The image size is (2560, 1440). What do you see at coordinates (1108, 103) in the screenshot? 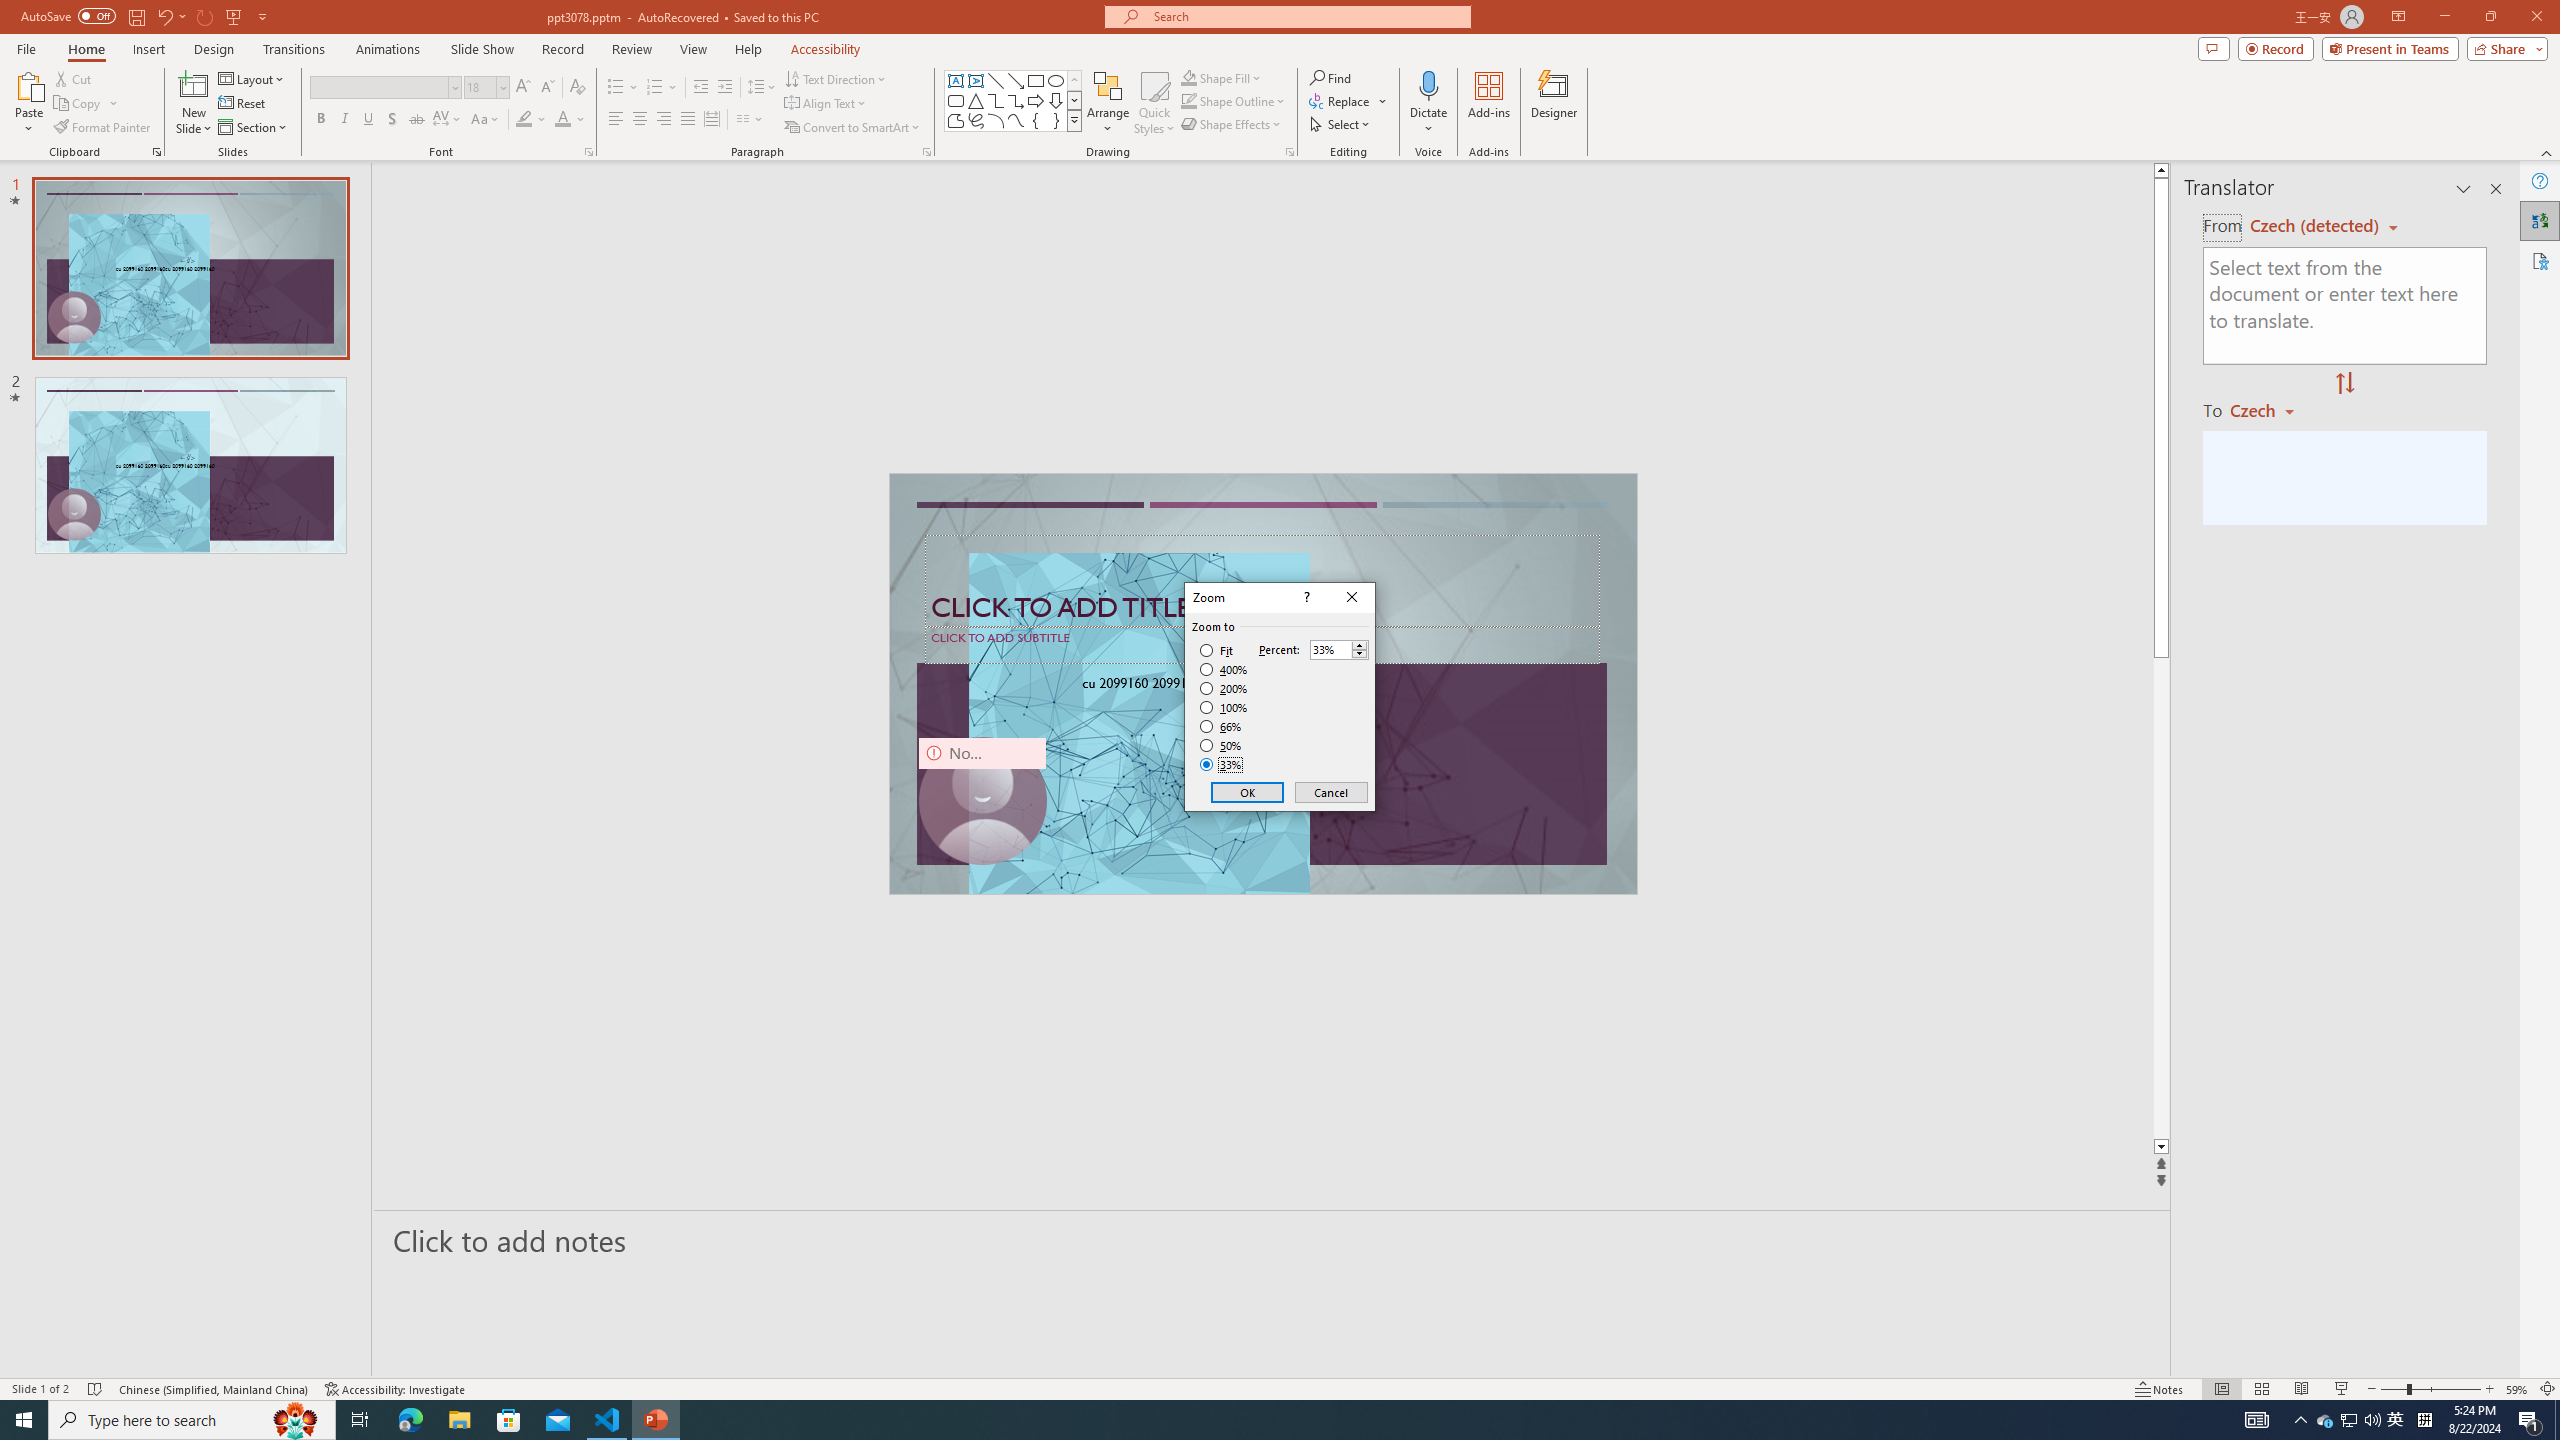
I see `'Arrange'` at bounding box center [1108, 103].